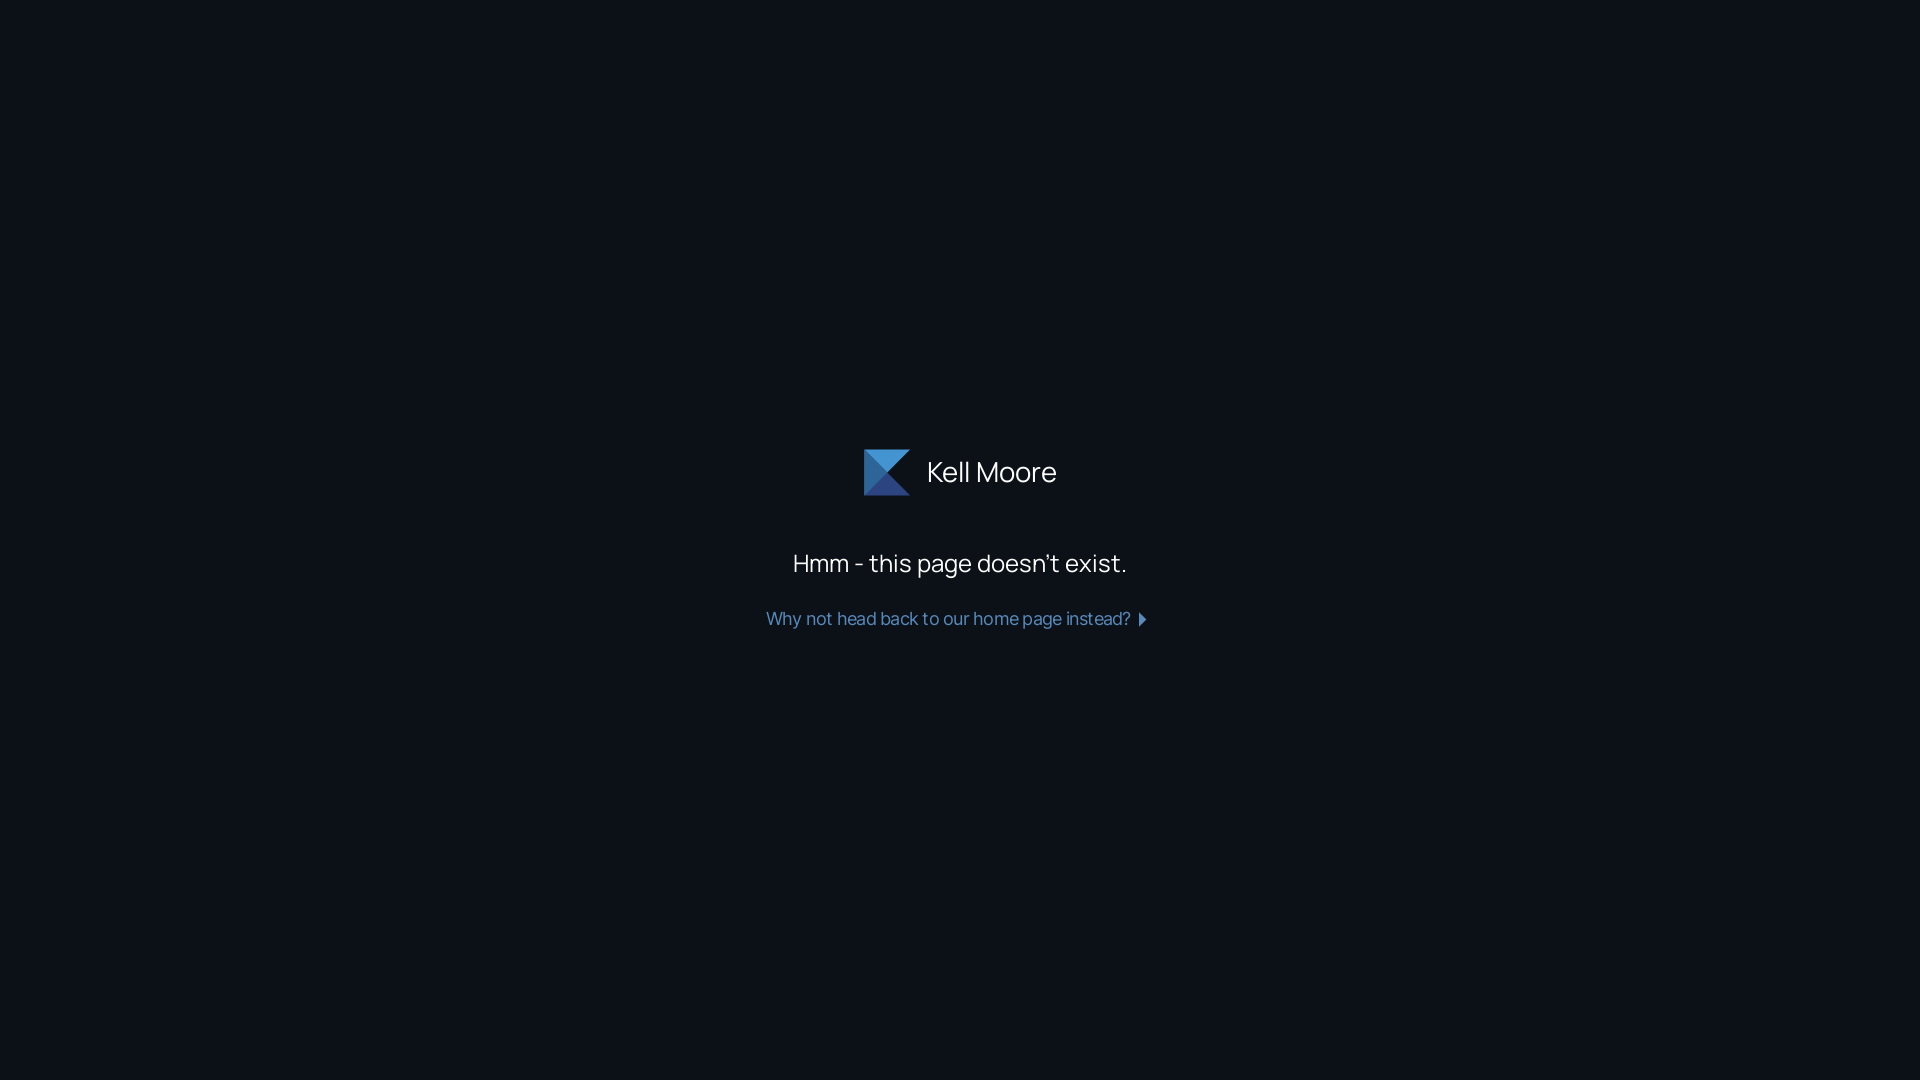 This screenshot has width=1920, height=1080. Describe the element at coordinates (960, 617) in the screenshot. I see `'Why not head back to our home page instead?'` at that location.